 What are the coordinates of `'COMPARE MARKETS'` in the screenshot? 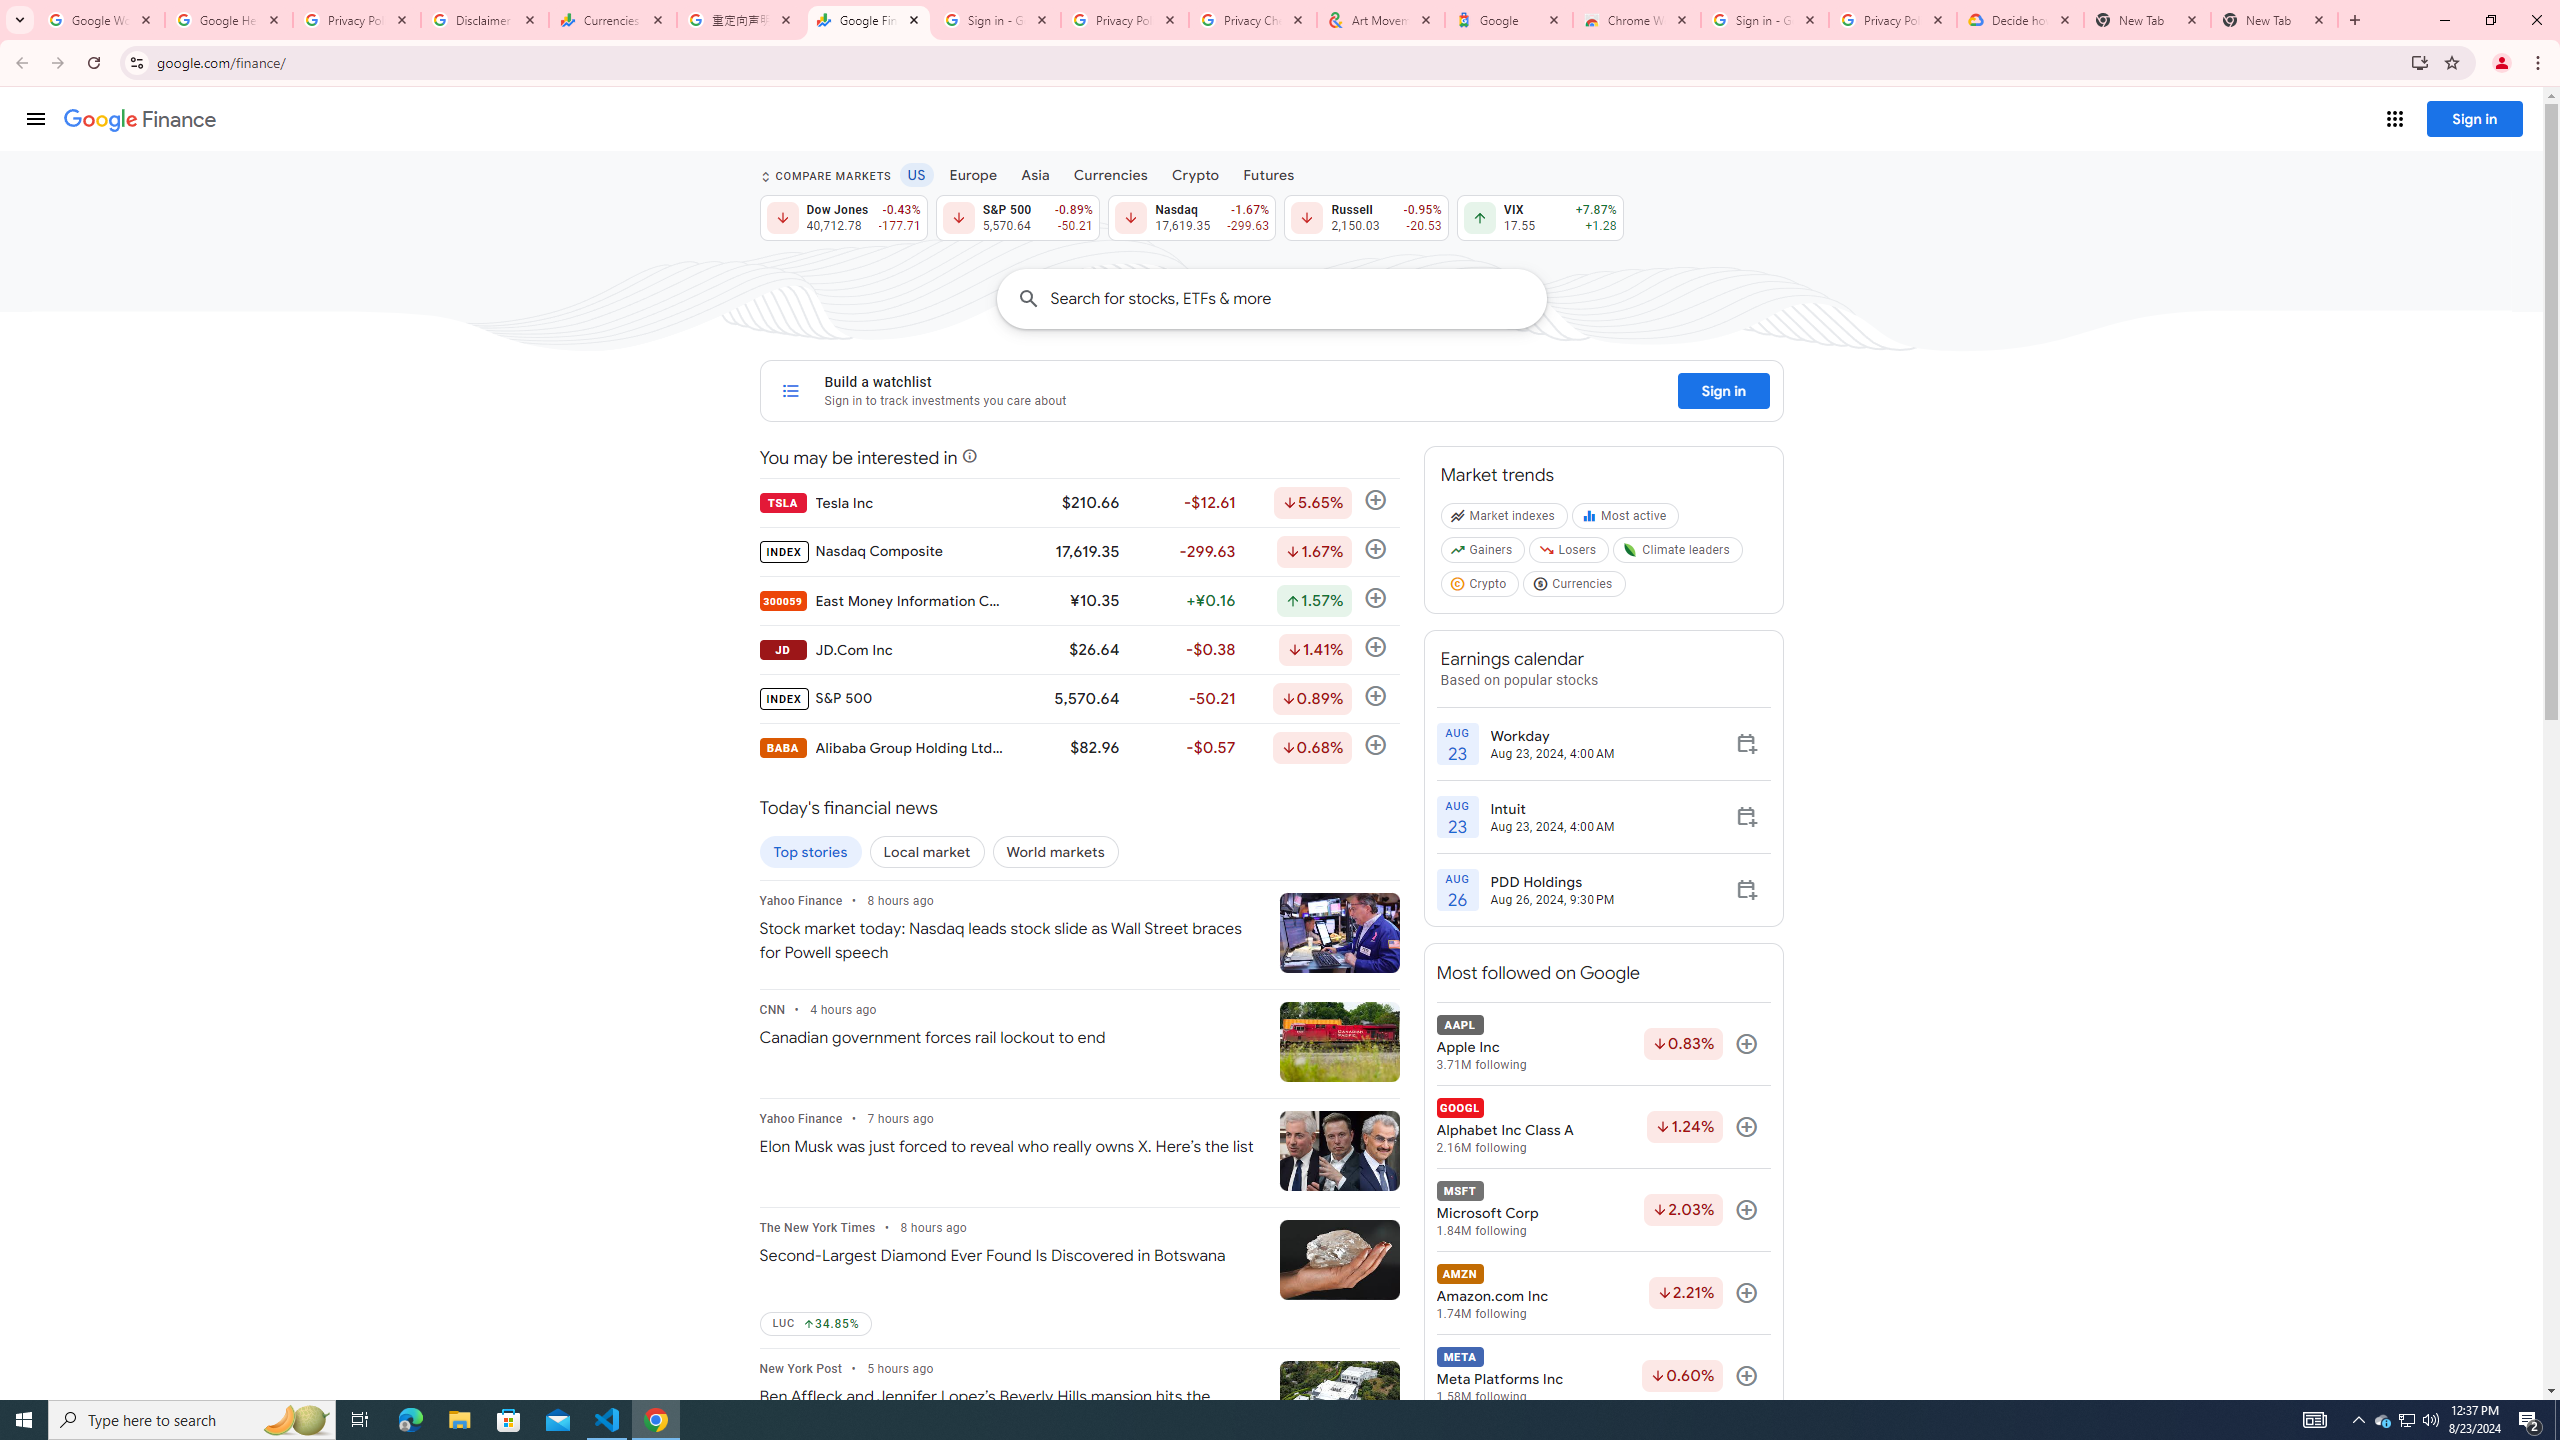 It's located at (823, 176).